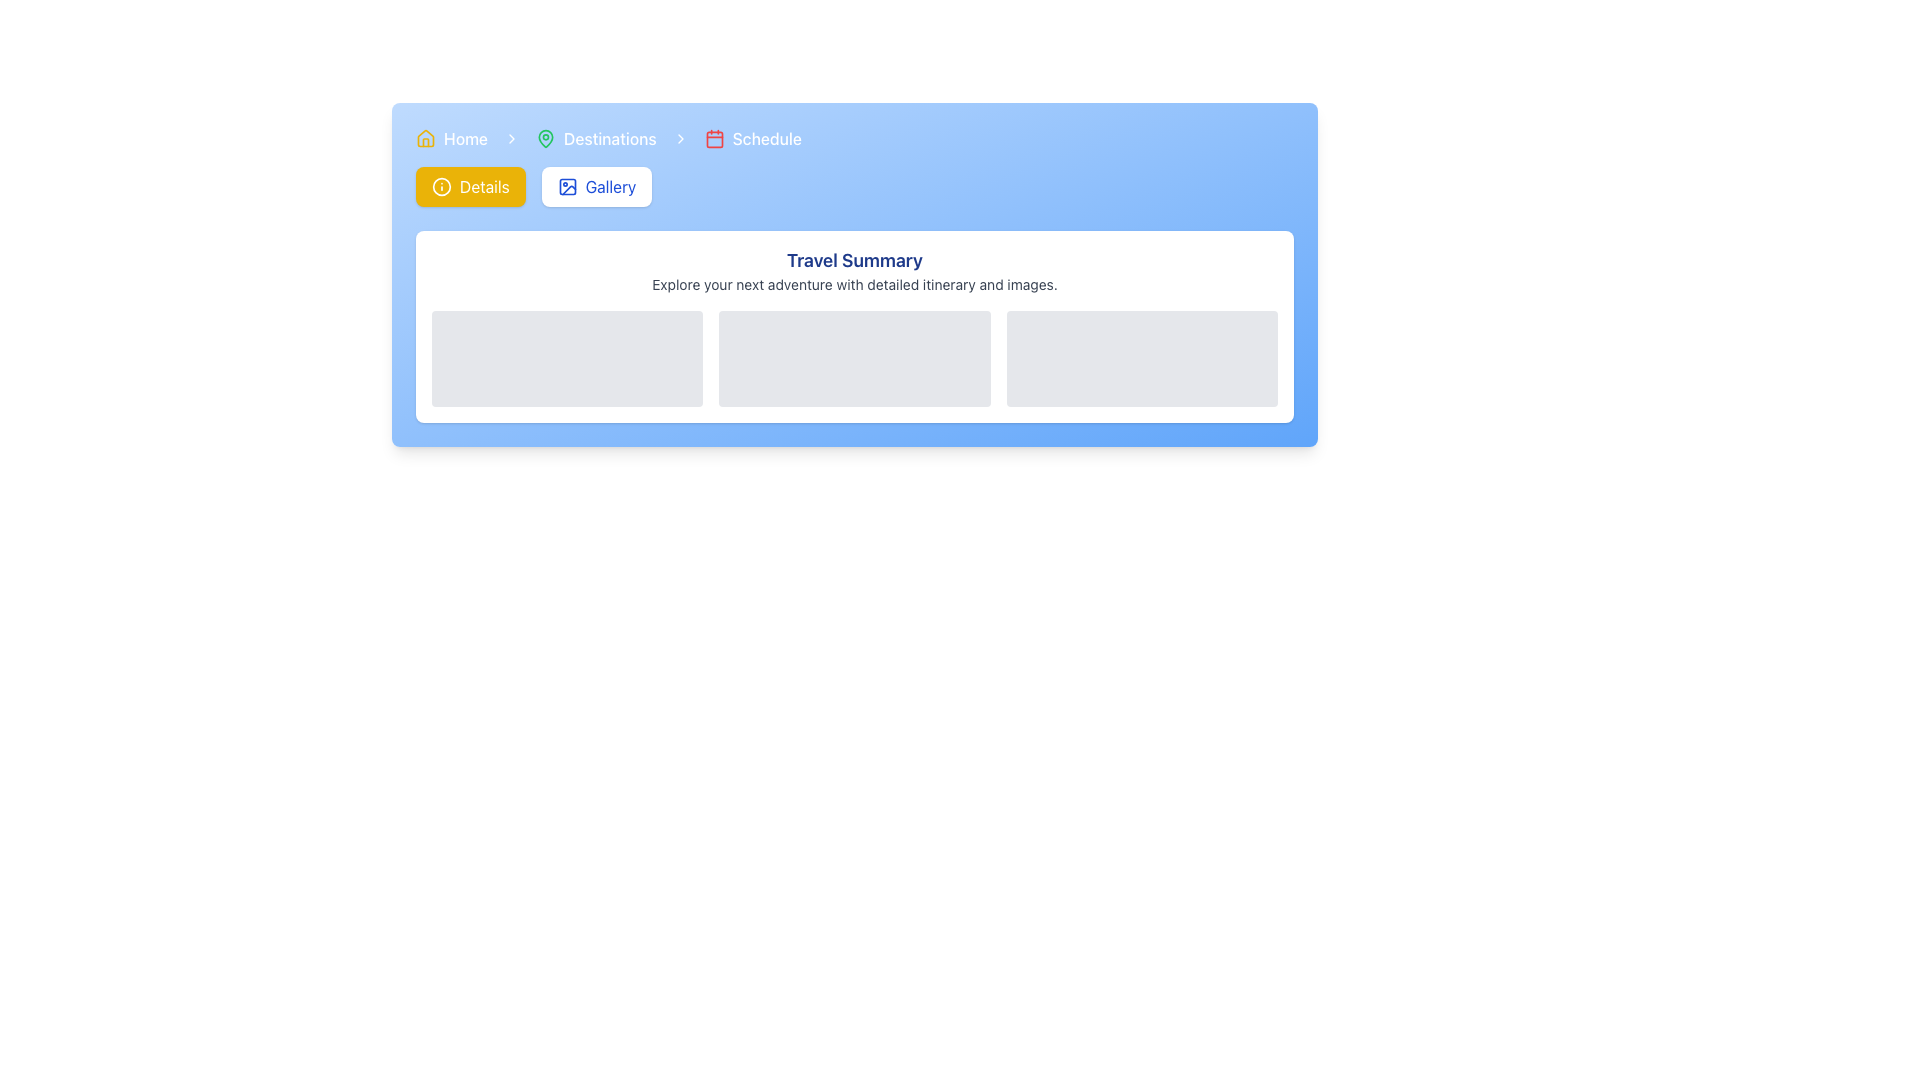 The image size is (1920, 1080). Describe the element at coordinates (440, 186) in the screenshot. I see `the static state of the circular glyph located in the upper left region of the 'Details' button` at that location.